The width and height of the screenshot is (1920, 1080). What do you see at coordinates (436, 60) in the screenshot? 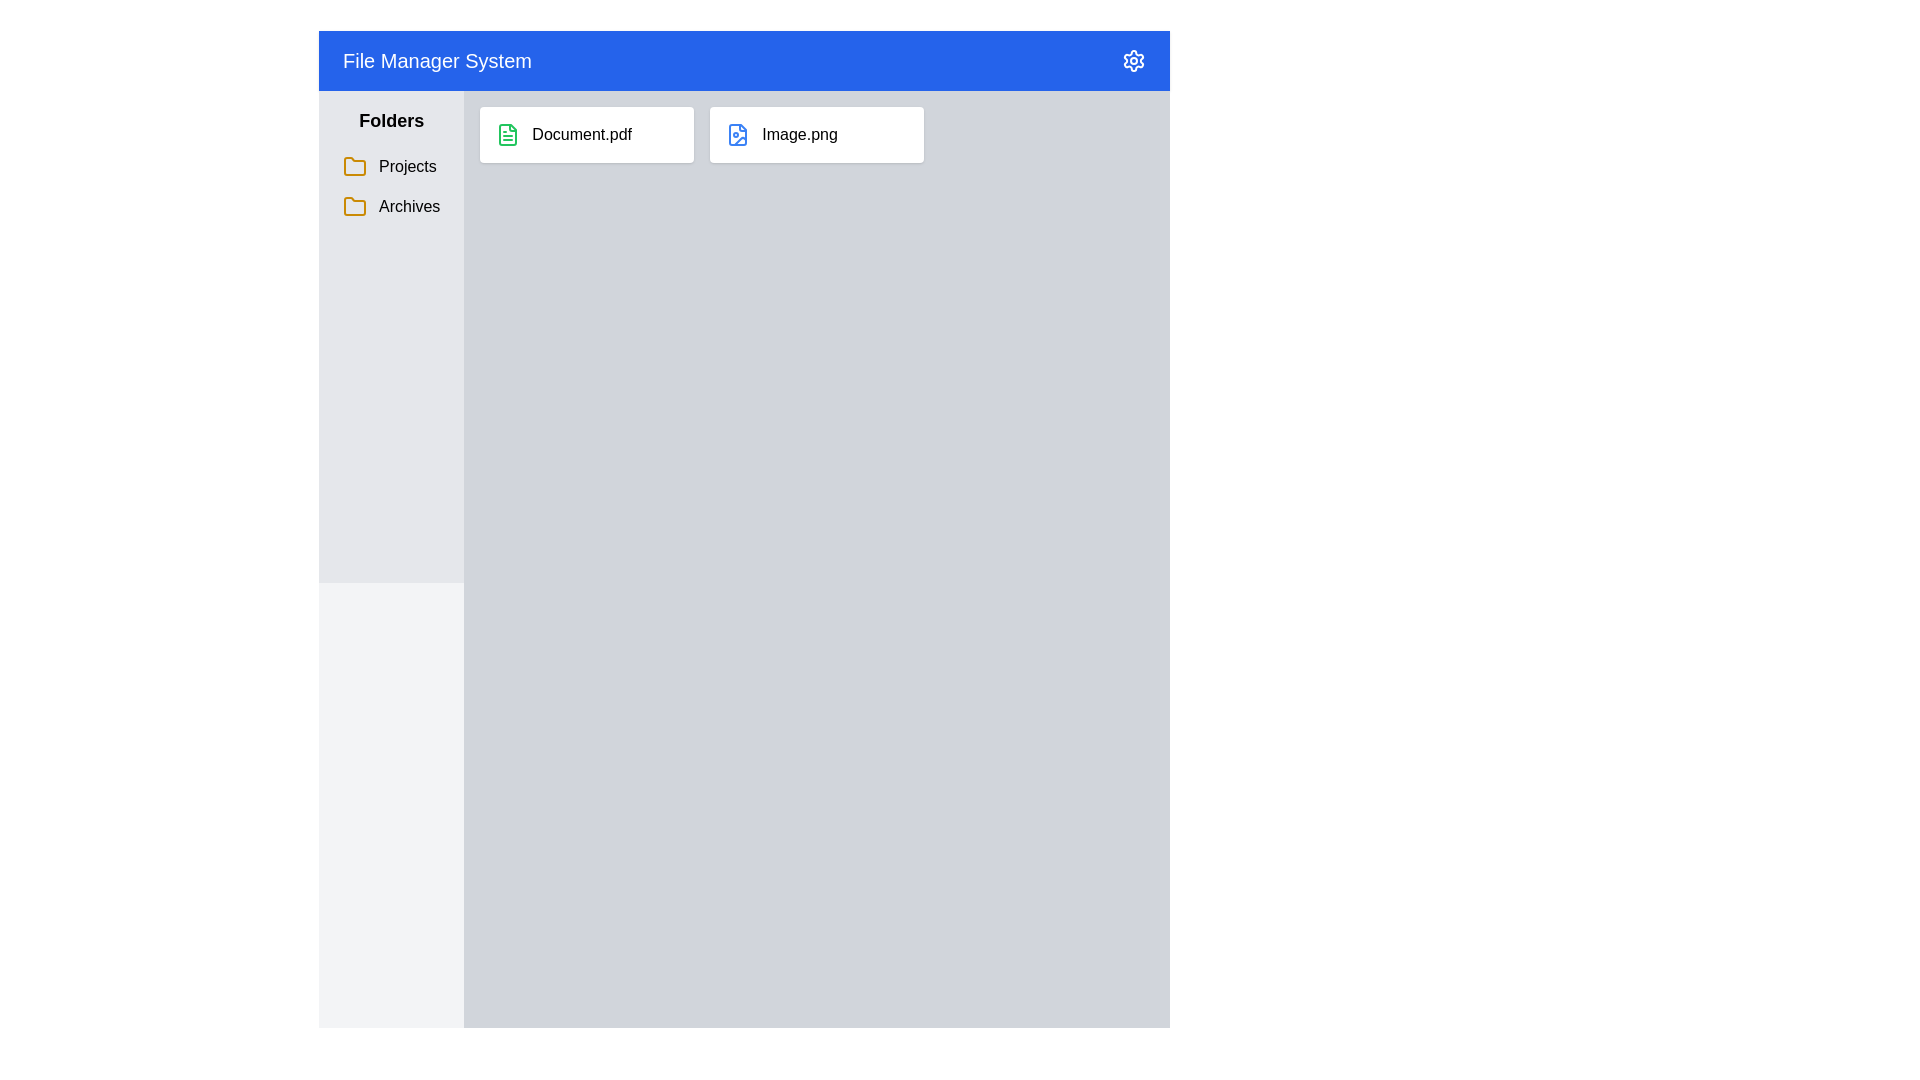
I see `the text heading 'File Manager System' located in the top navigation bar with a blue background` at bounding box center [436, 60].